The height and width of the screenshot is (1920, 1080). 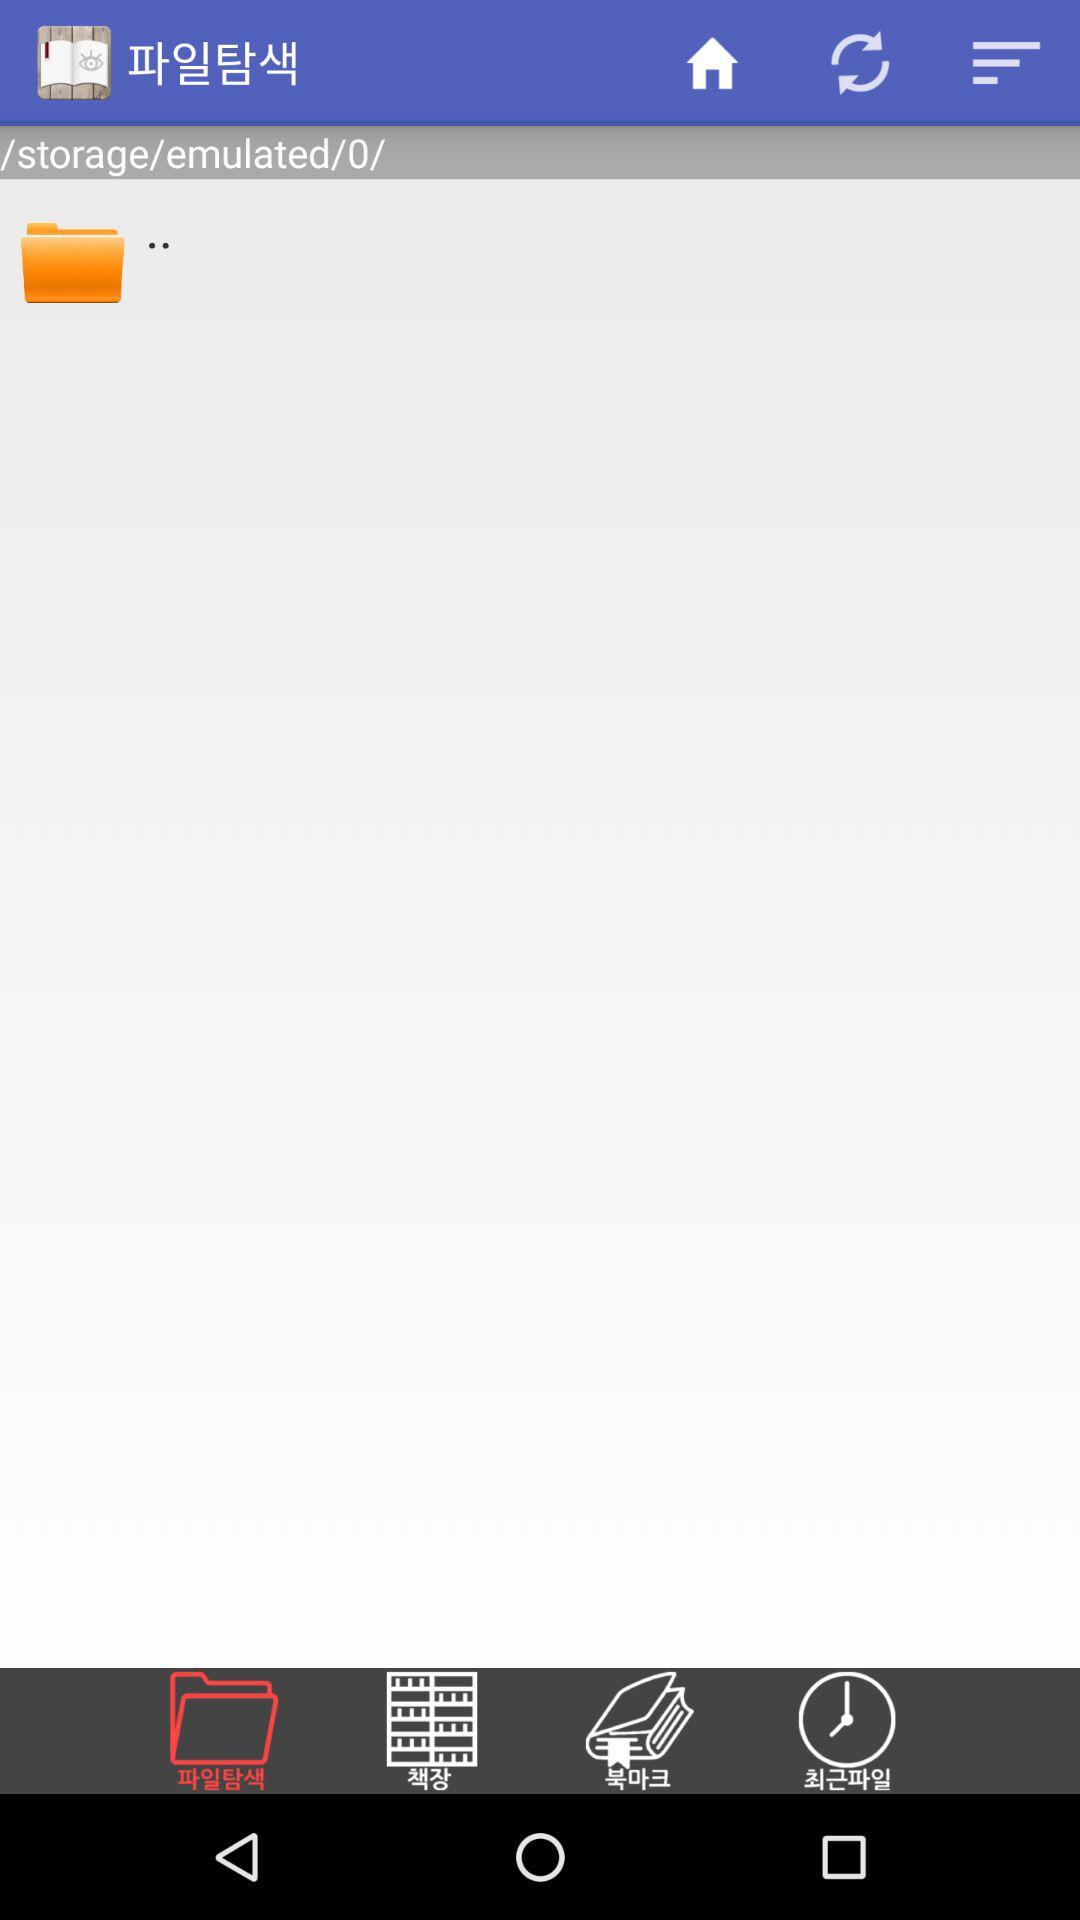 I want to click on open content, so click(x=663, y=1730).